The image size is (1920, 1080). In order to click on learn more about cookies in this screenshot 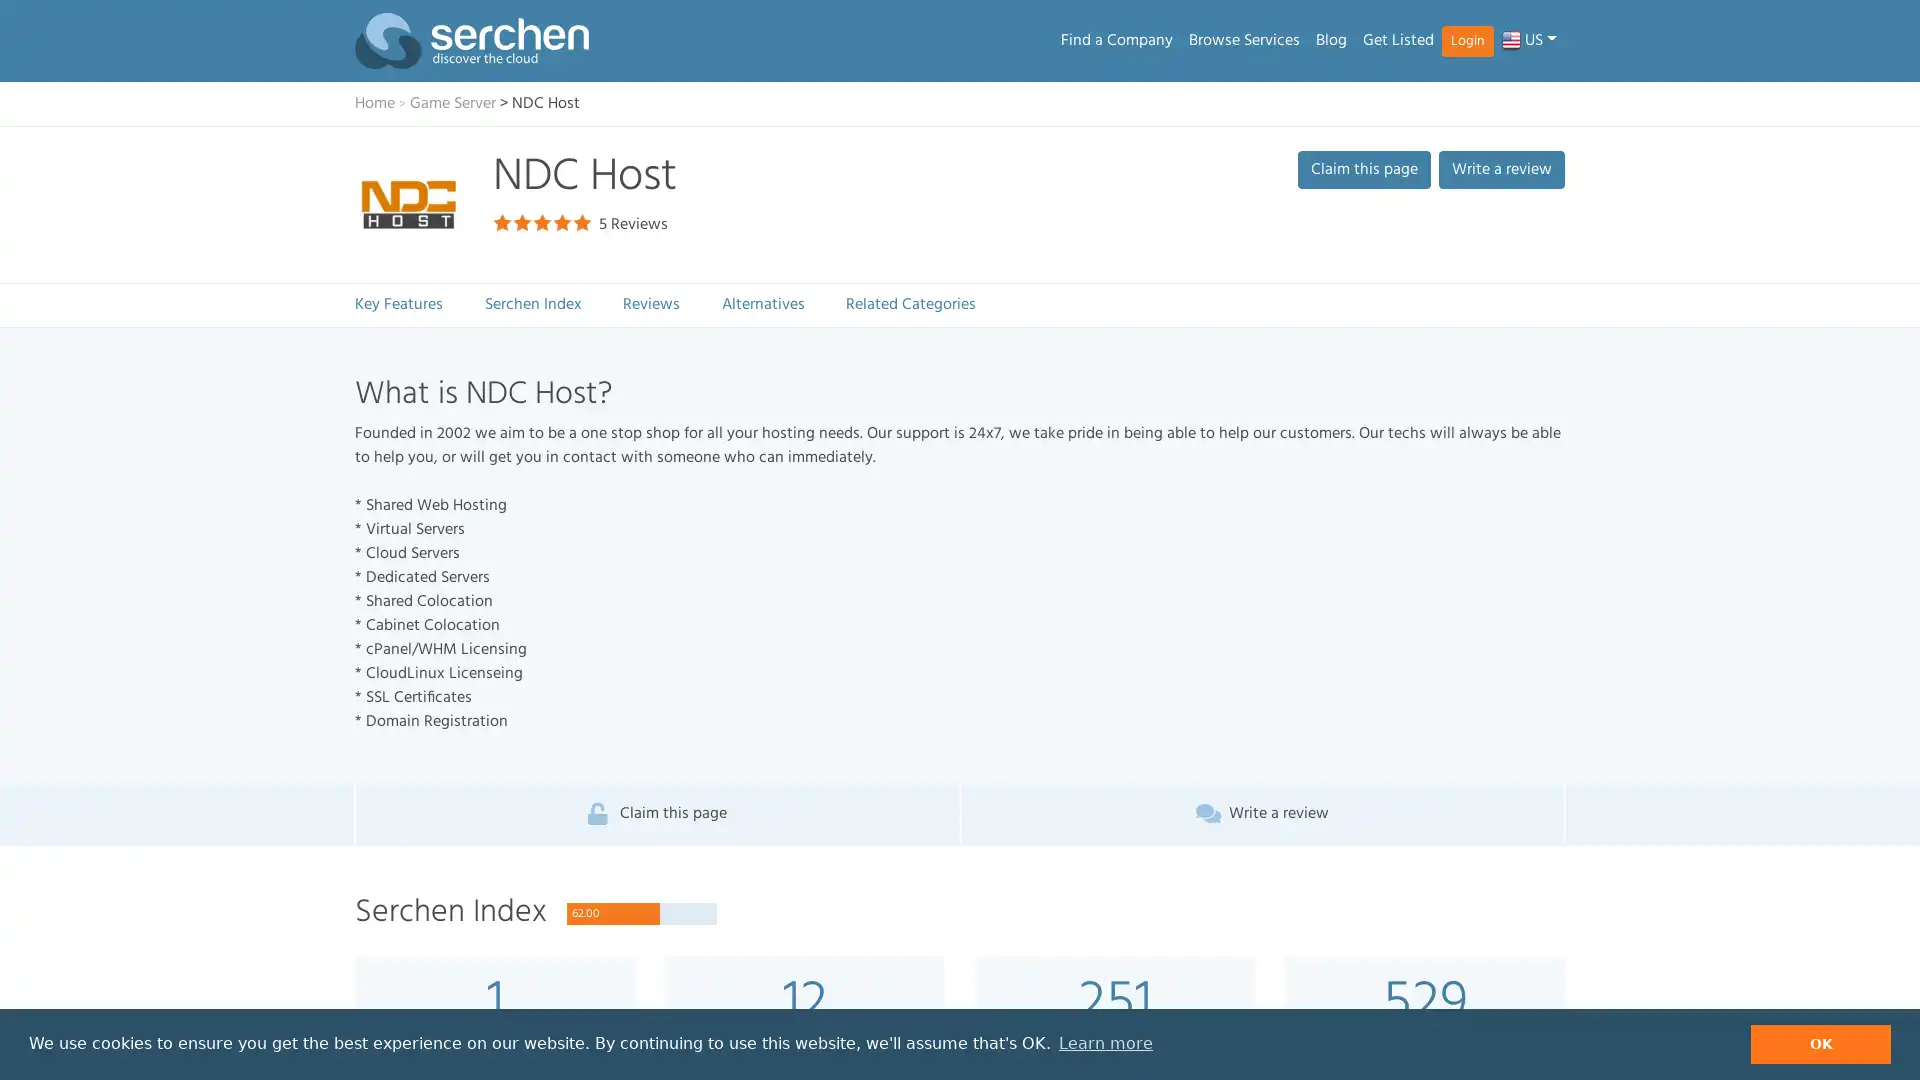, I will do `click(1104, 1043)`.